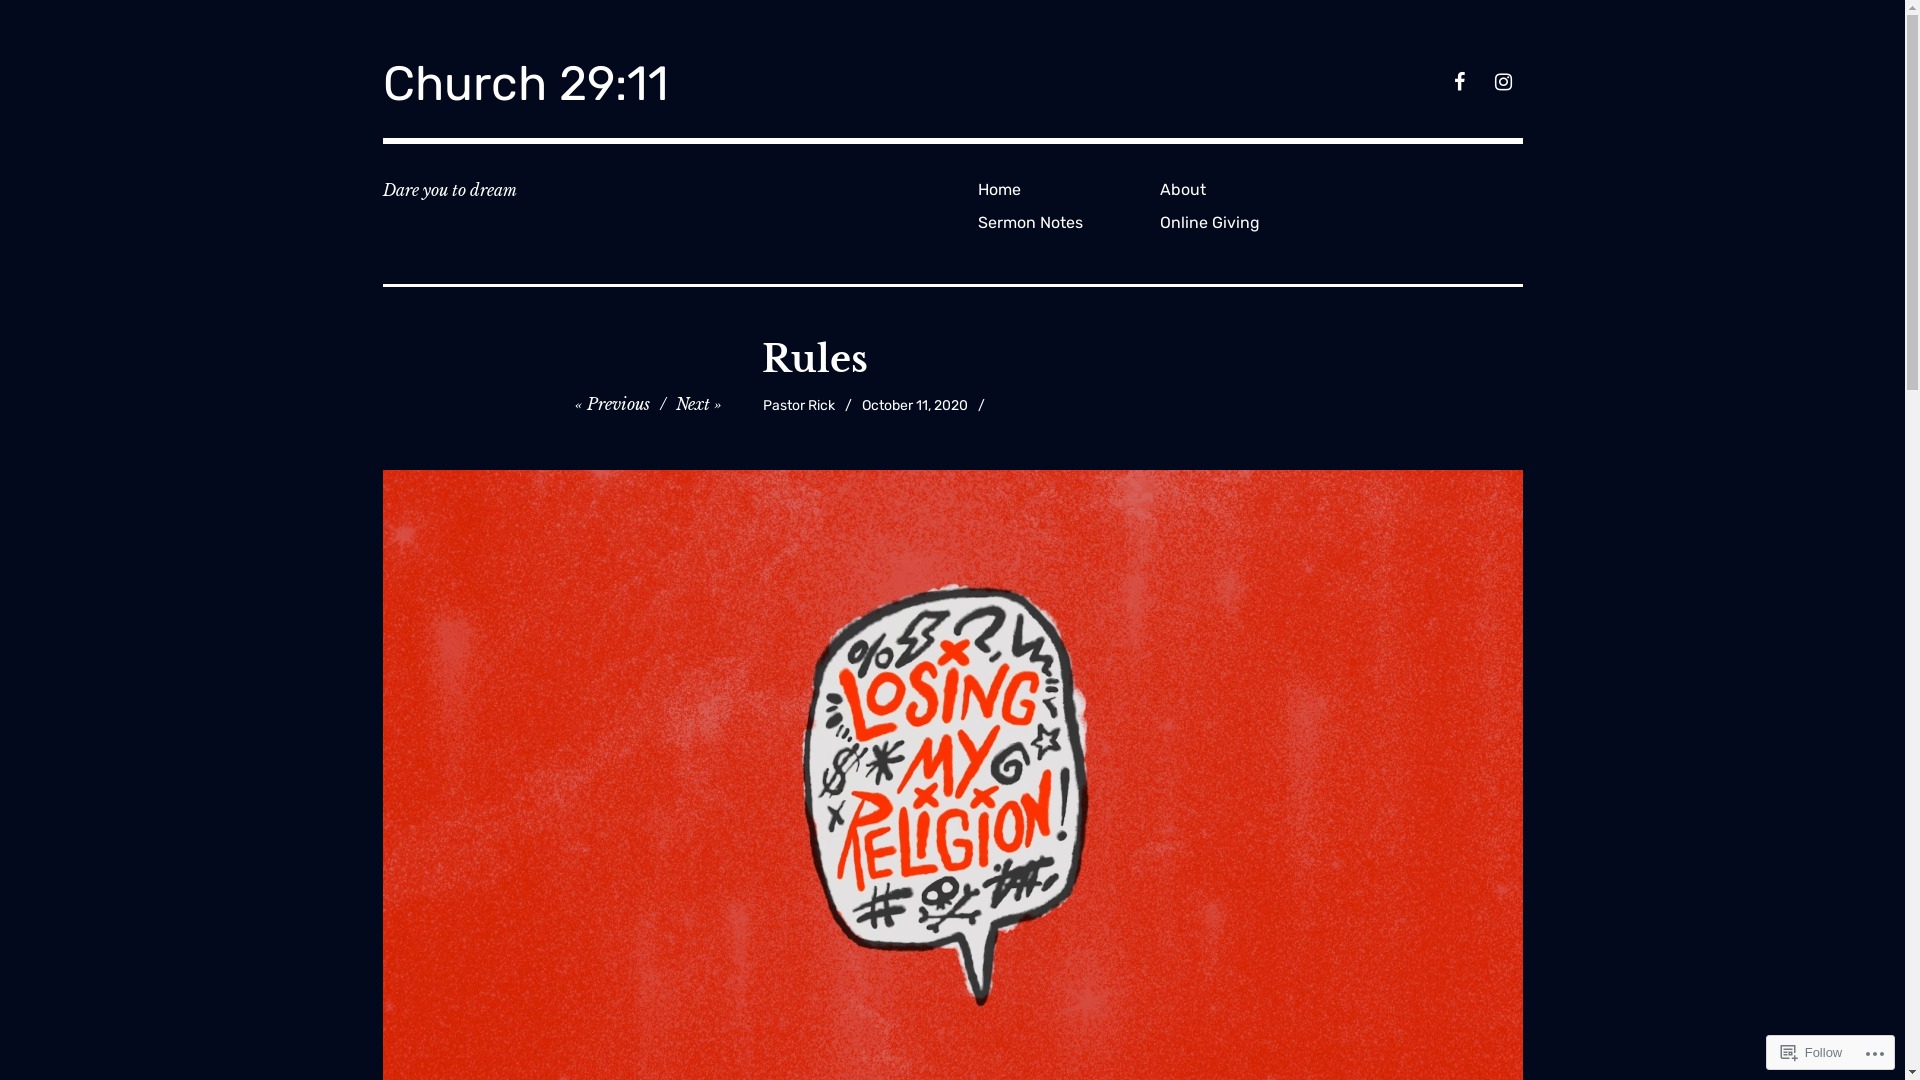 The width and height of the screenshot is (1920, 1080). Describe the element at coordinates (1812, 1051) in the screenshot. I see `'Follow'` at that location.